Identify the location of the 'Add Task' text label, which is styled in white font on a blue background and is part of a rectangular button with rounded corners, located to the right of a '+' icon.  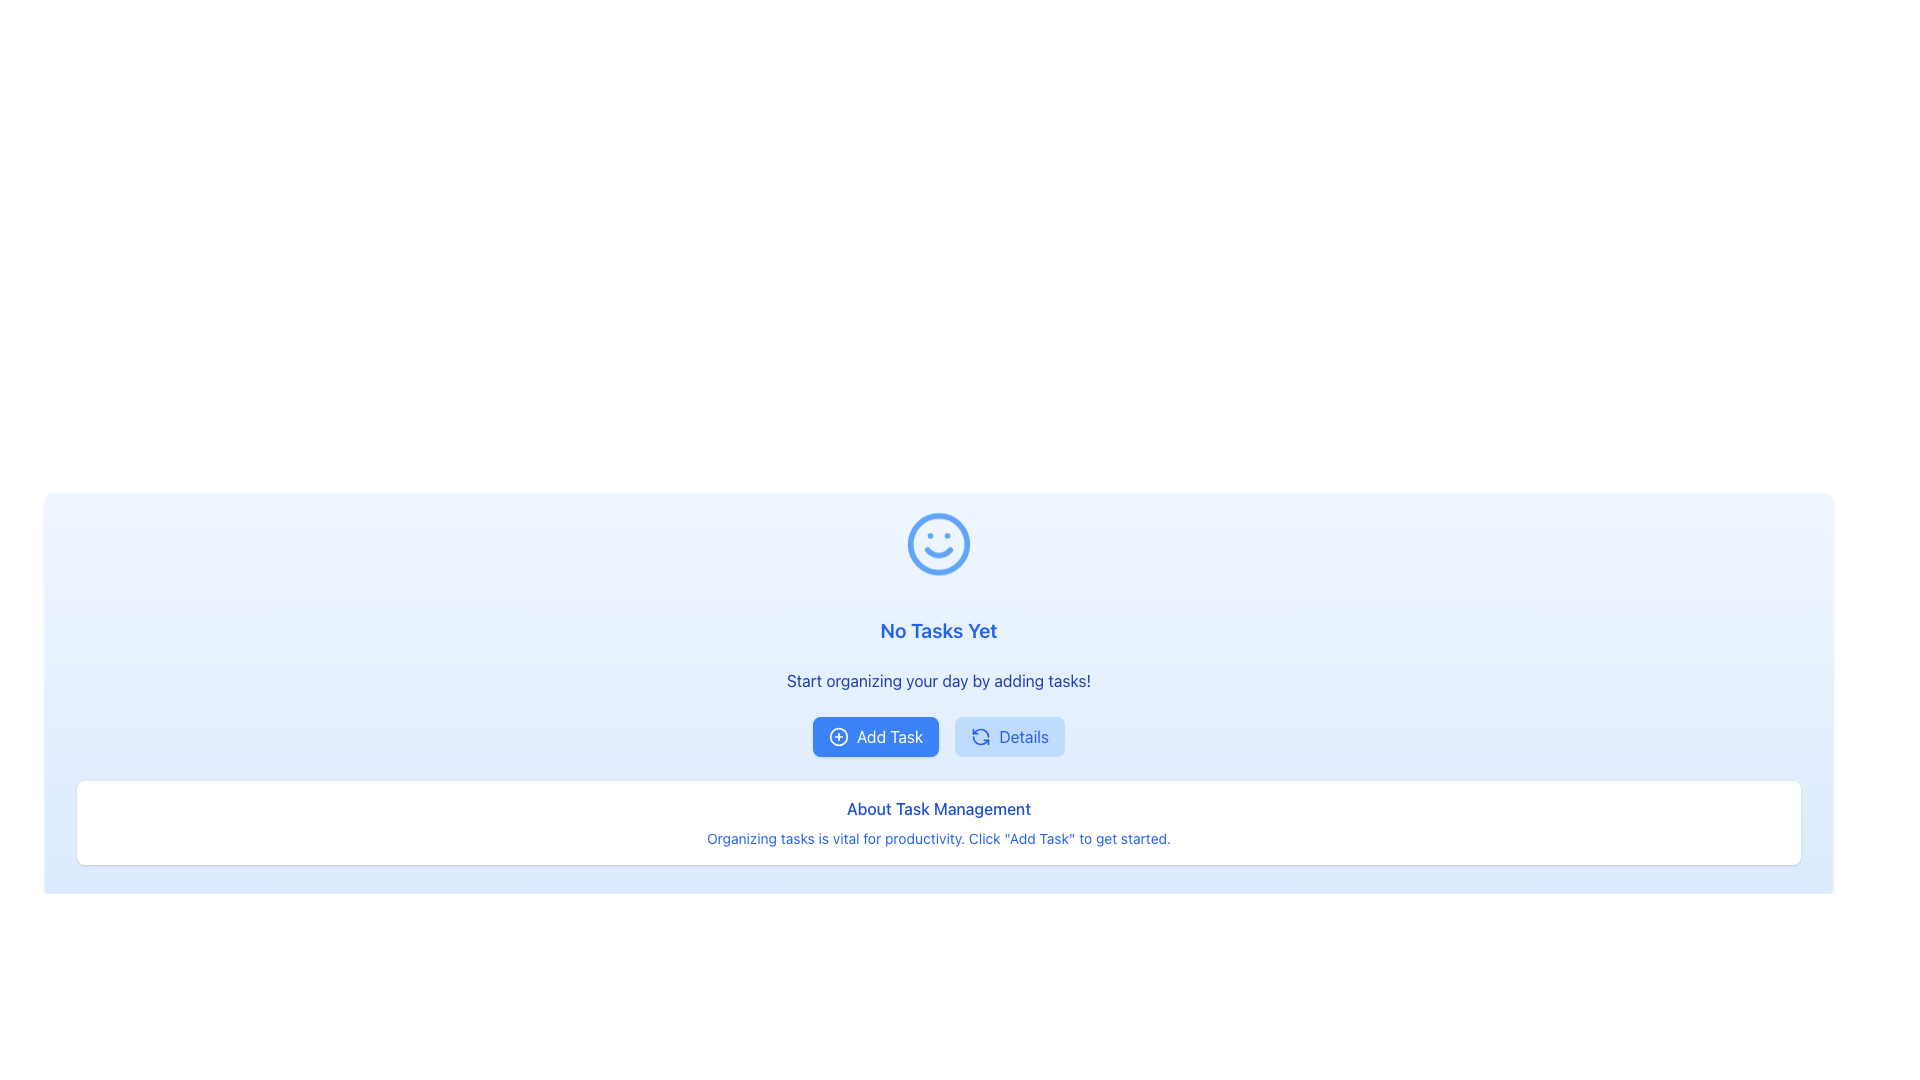
(889, 736).